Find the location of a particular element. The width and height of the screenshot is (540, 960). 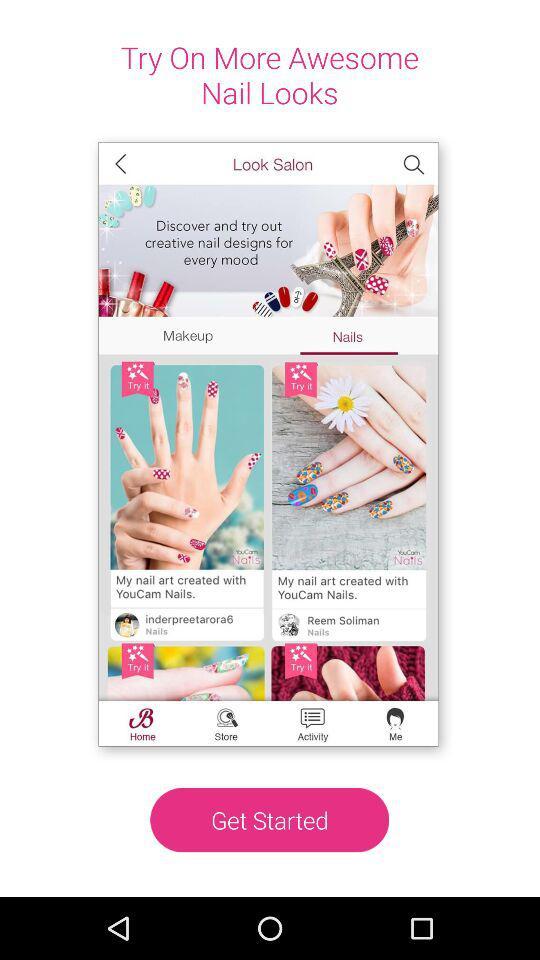

icon at the bottom is located at coordinates (269, 820).